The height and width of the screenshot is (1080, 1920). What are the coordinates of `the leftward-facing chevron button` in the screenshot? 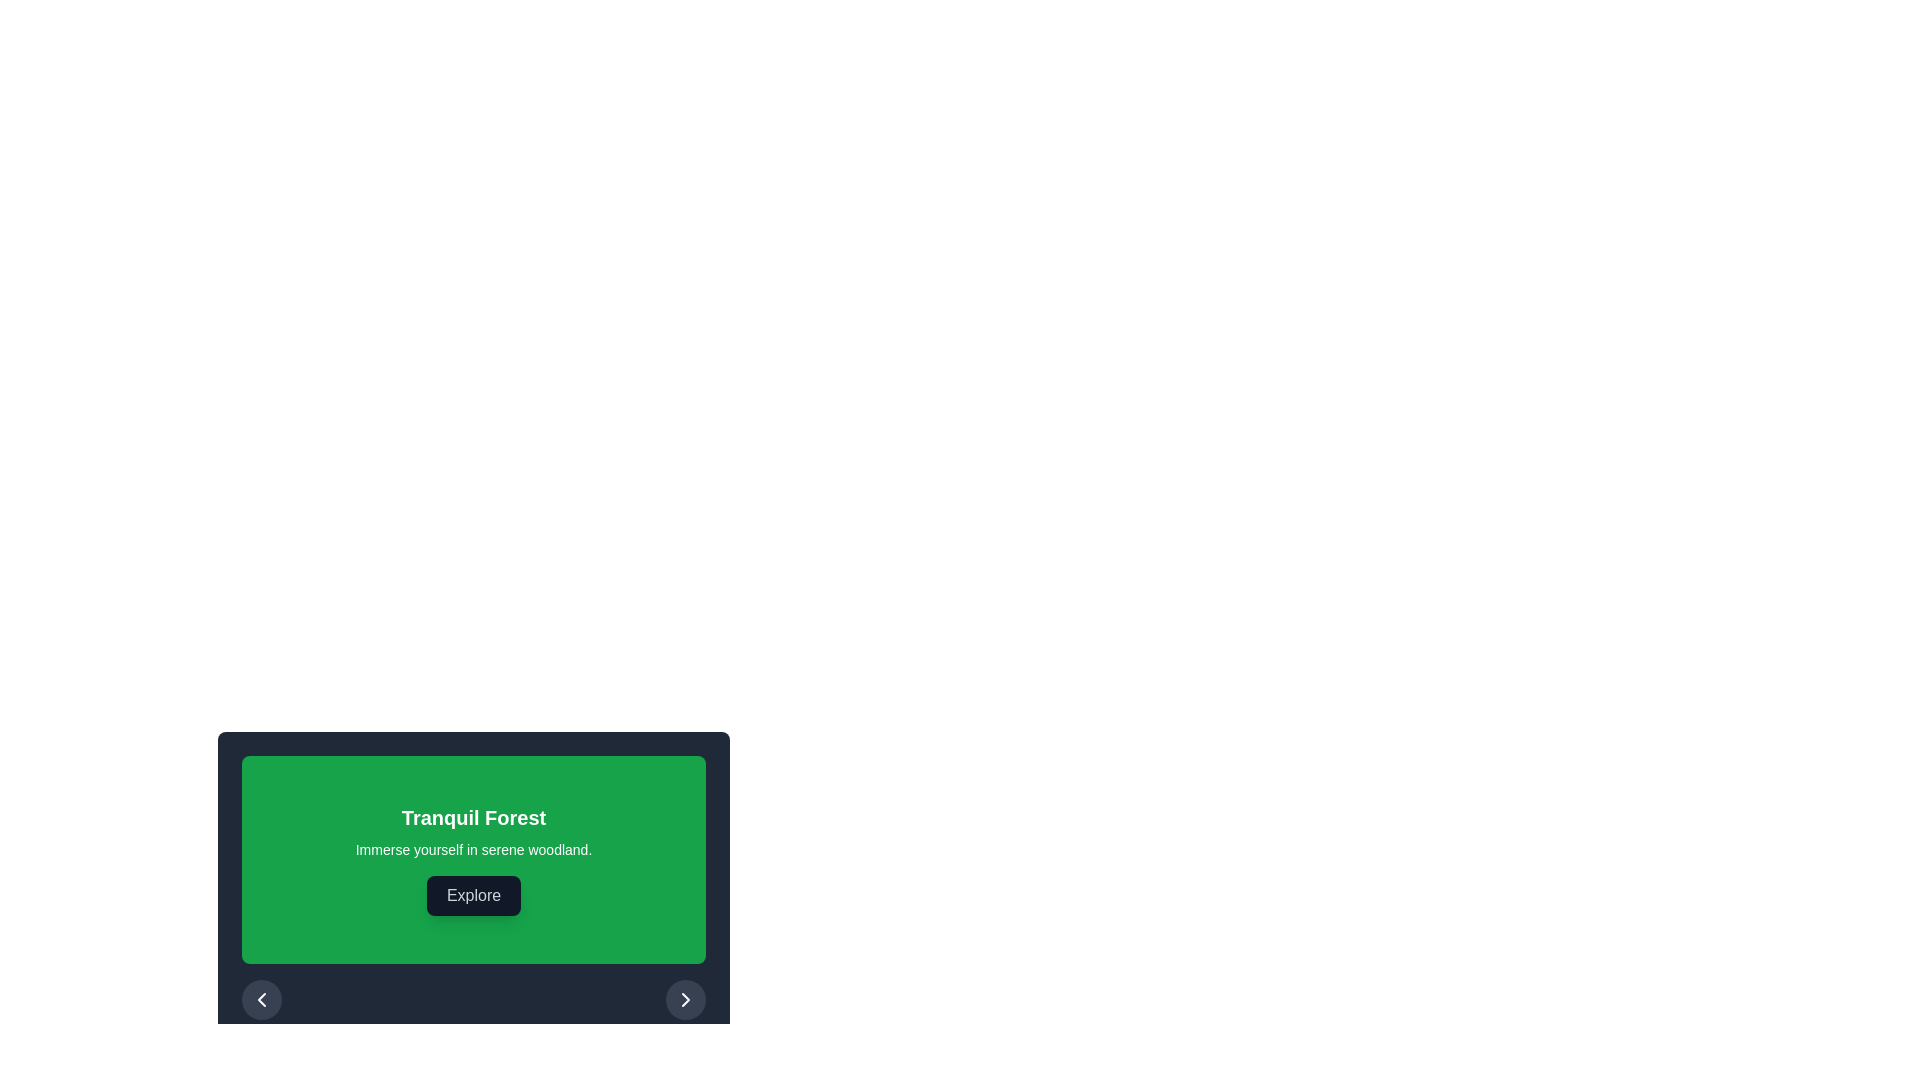 It's located at (261, 999).